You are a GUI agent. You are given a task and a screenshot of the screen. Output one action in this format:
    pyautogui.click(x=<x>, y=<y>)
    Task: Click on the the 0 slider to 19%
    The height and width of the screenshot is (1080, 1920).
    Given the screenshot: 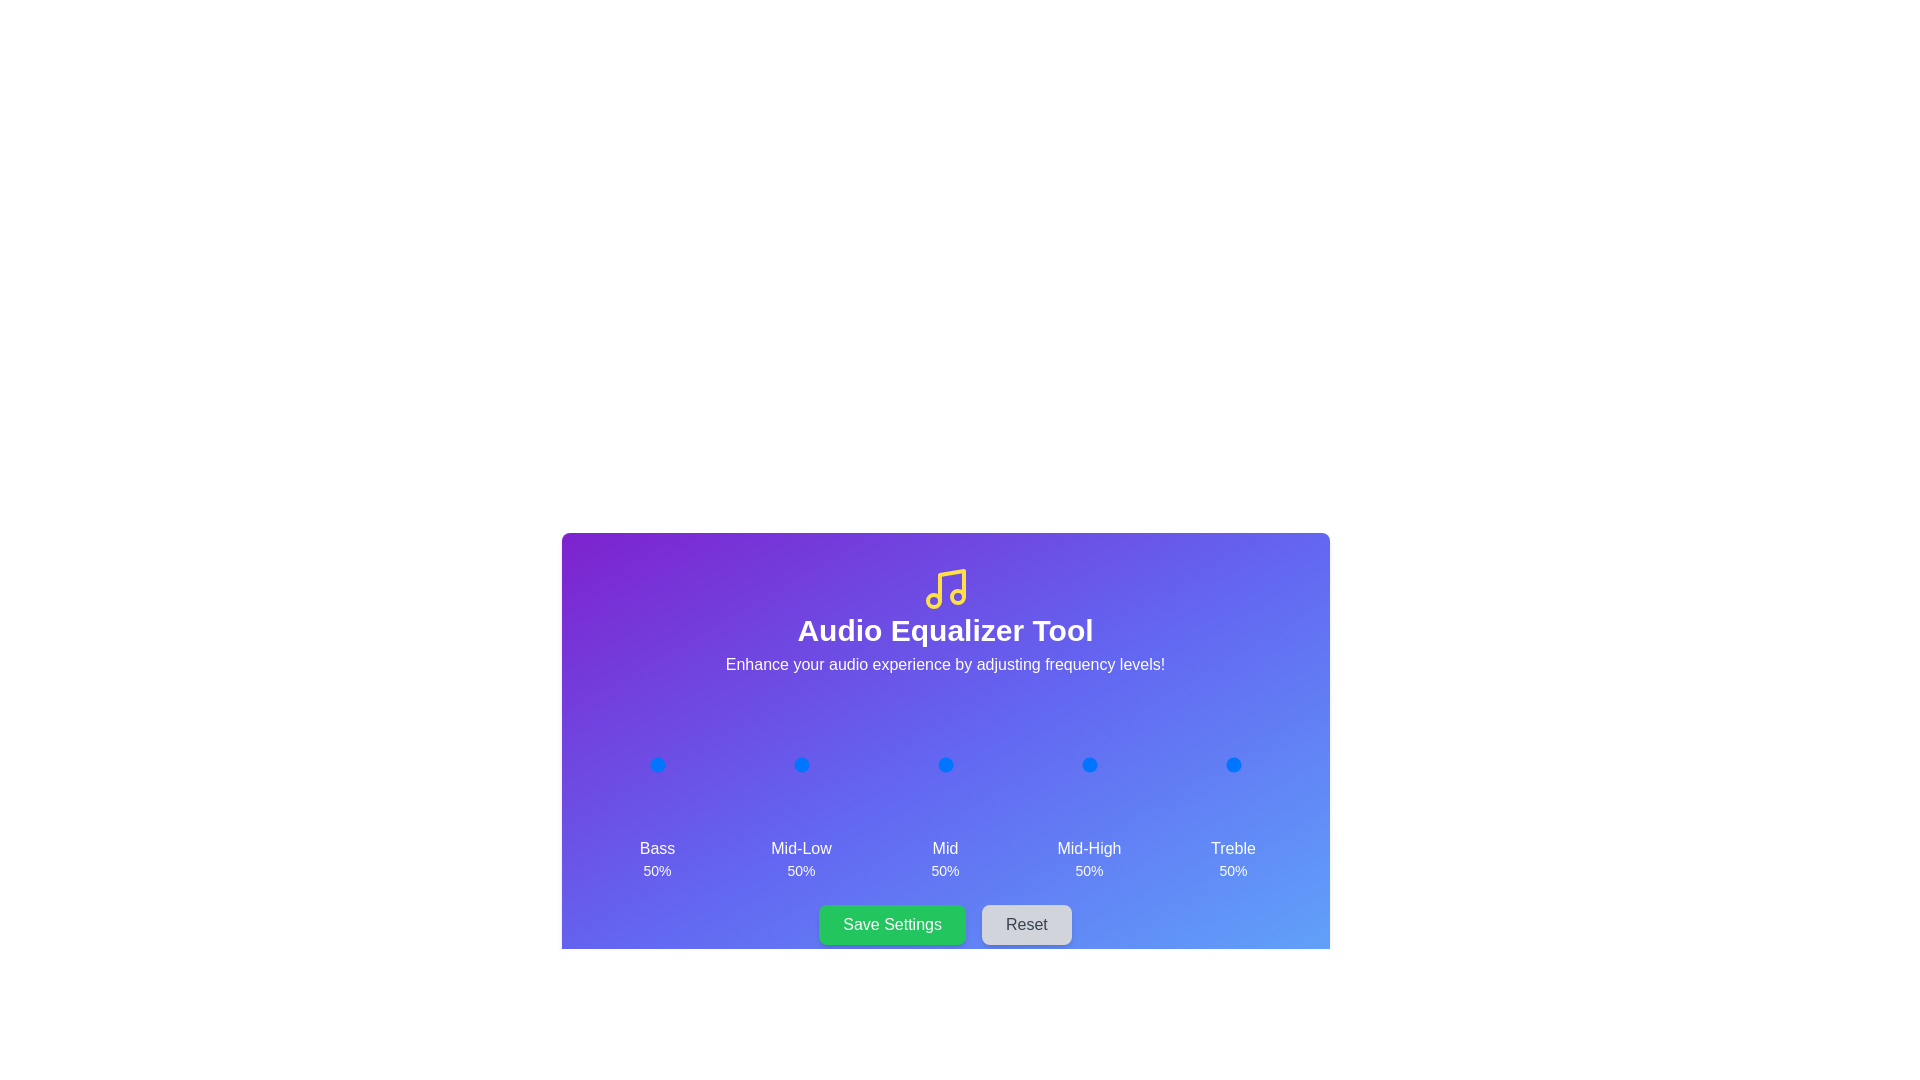 What is the action you would take?
    pyautogui.click(x=636, y=764)
    